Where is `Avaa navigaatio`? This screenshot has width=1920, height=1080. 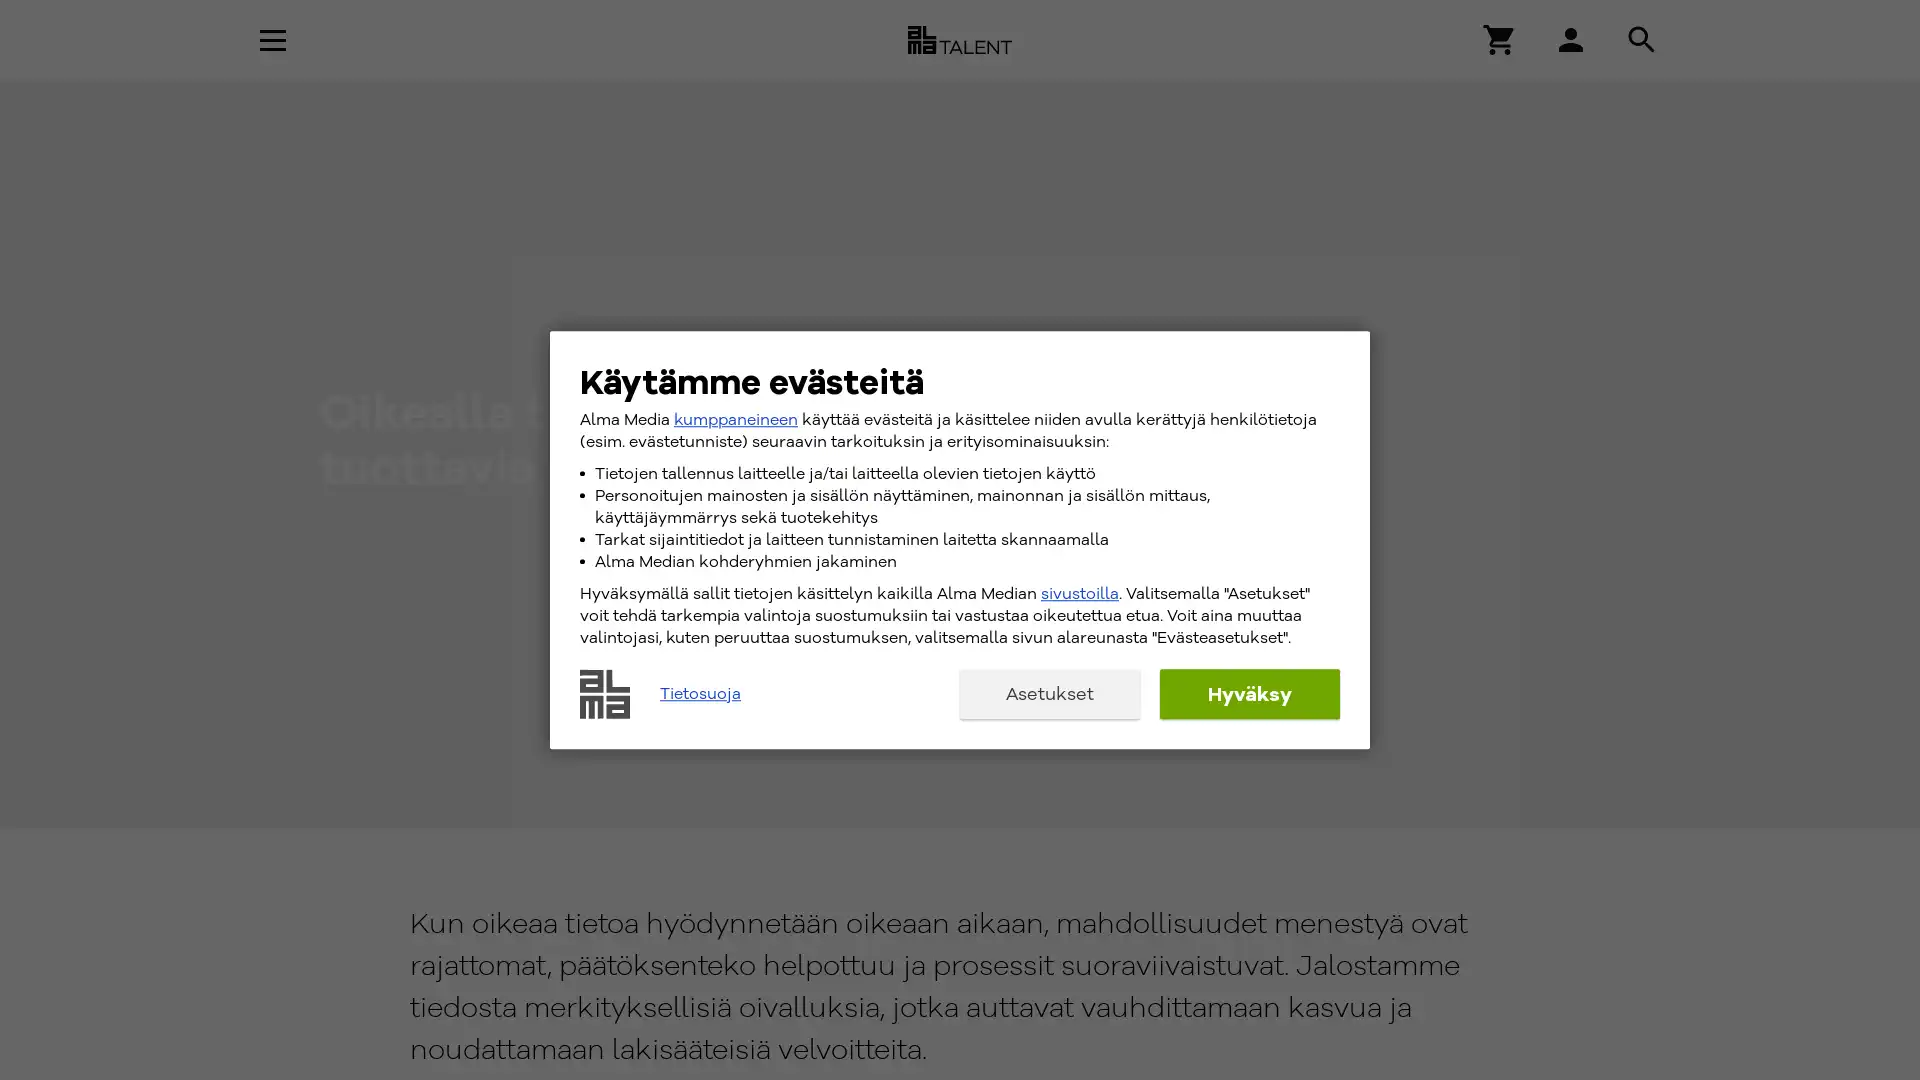
Avaa navigaatio is located at coordinates (272, 39).